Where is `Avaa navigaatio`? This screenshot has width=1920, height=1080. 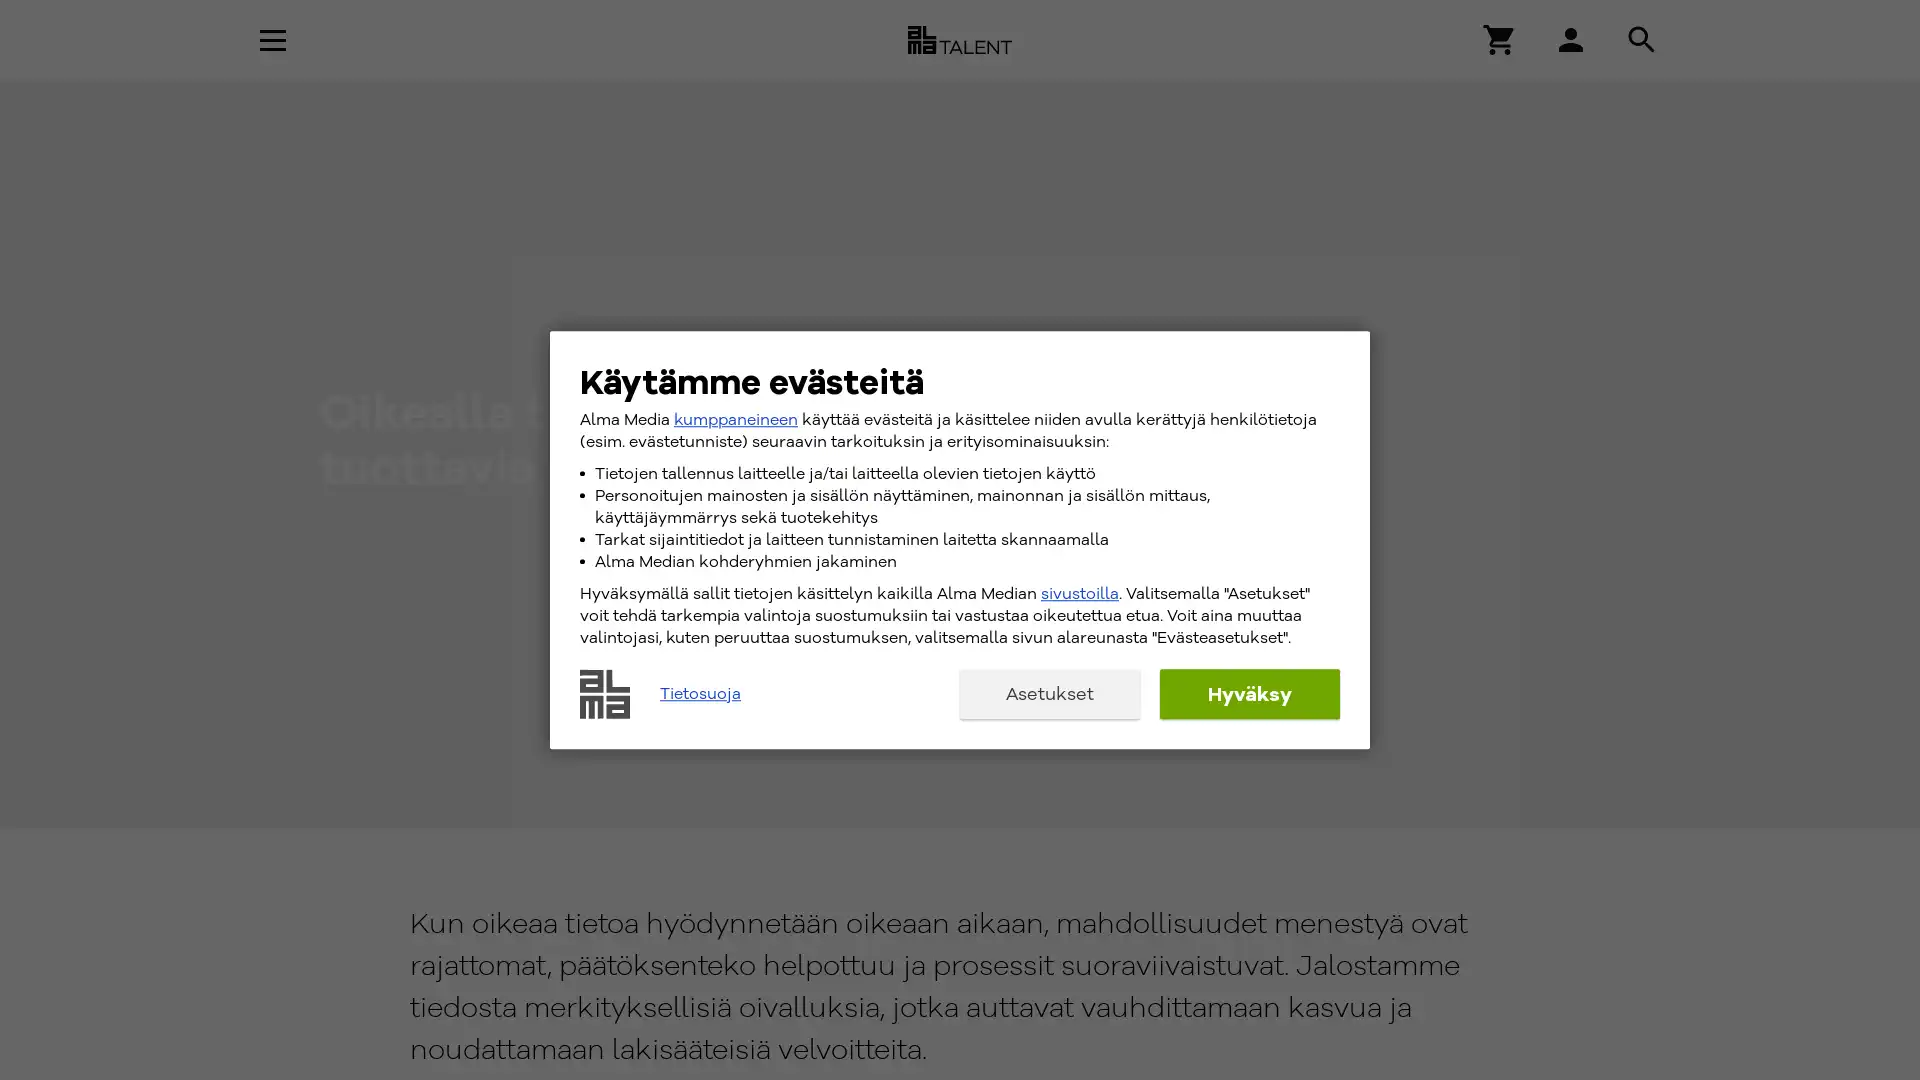
Avaa navigaatio is located at coordinates (272, 39).